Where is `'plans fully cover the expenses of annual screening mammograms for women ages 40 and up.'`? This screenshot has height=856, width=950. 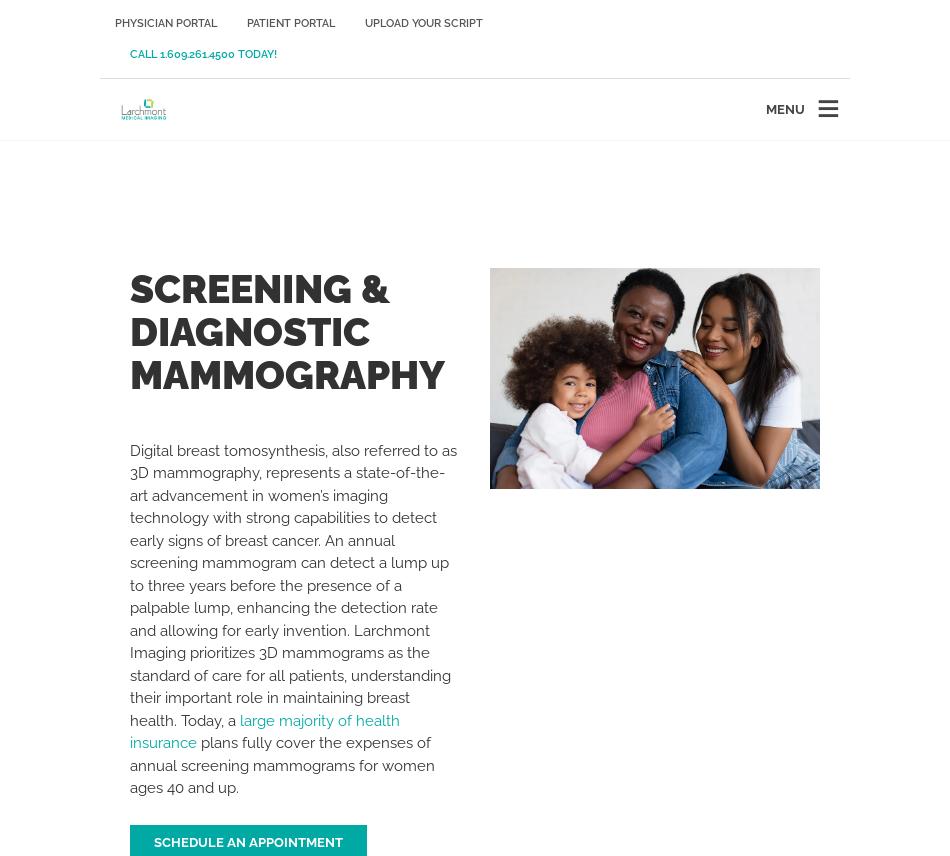 'plans fully cover the expenses of annual screening mammograms for women ages 40 and up.' is located at coordinates (281, 764).